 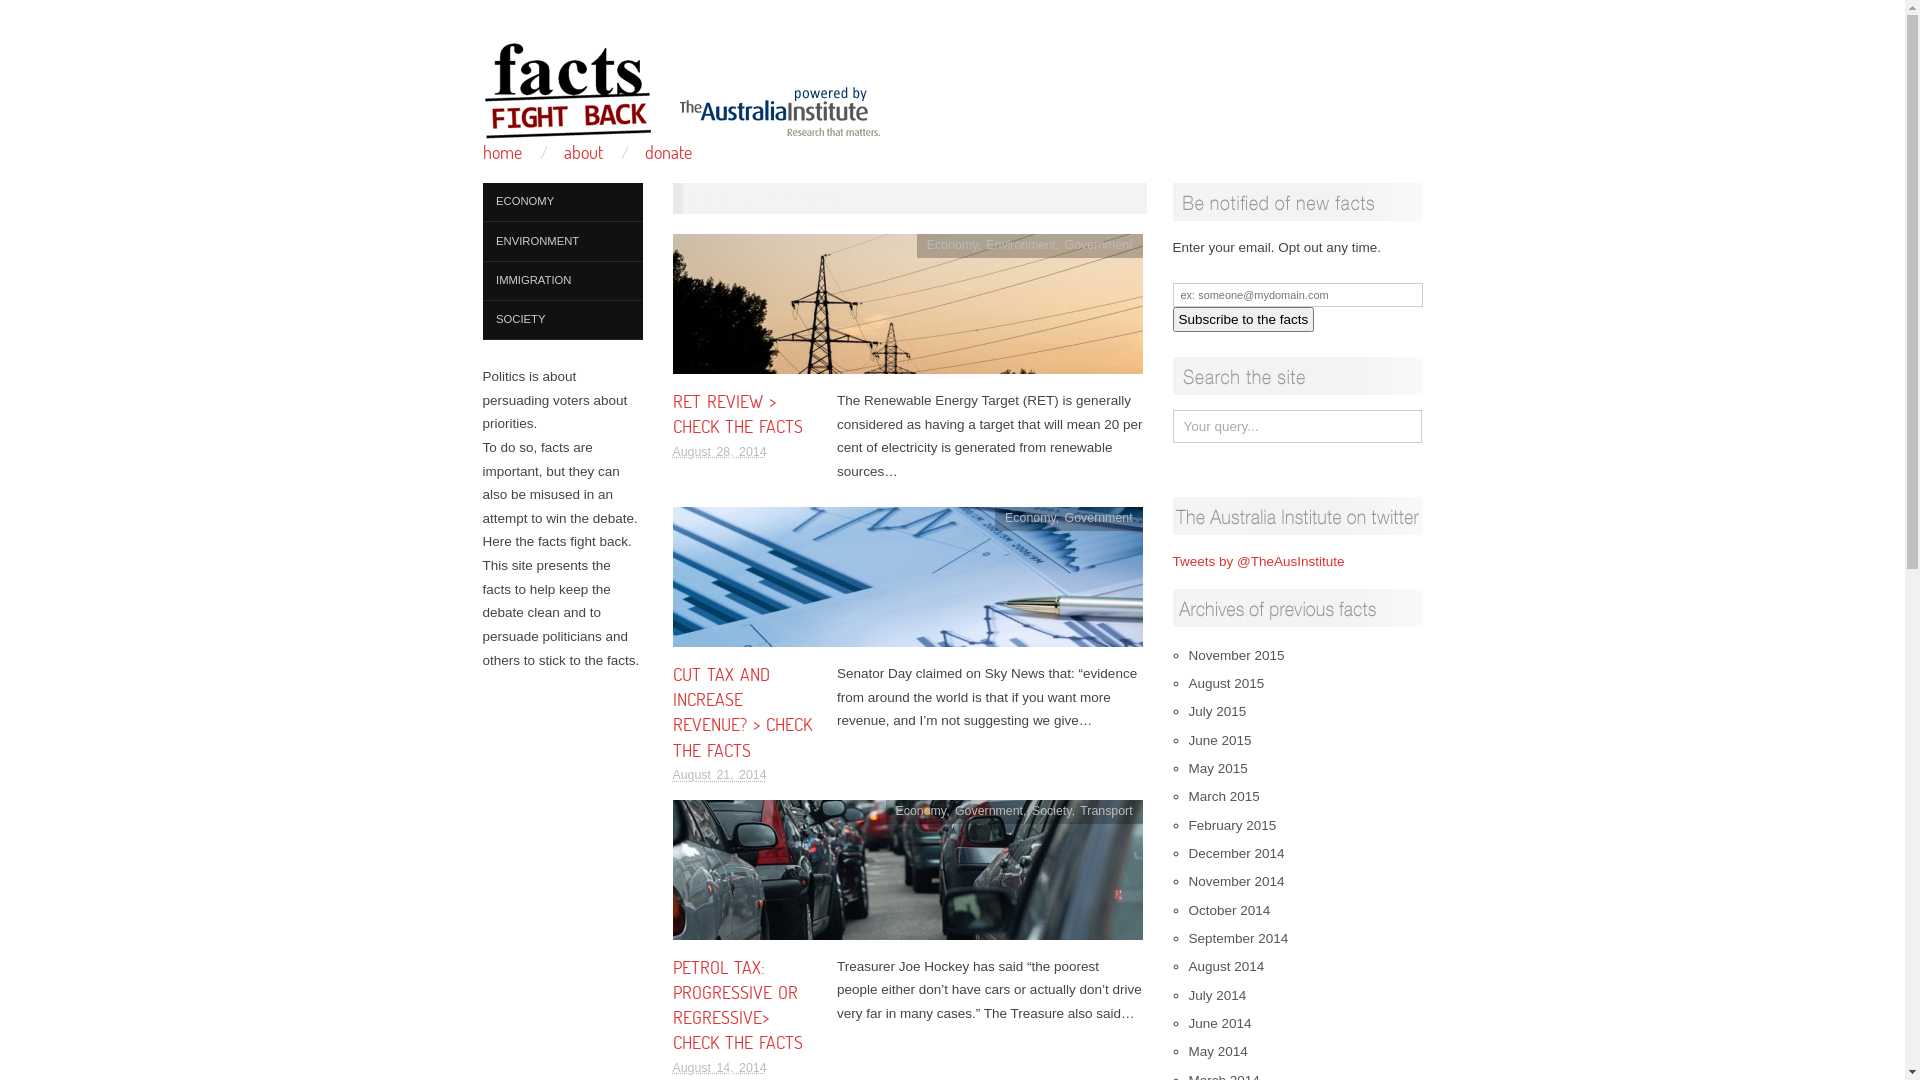 What do you see at coordinates (501, 150) in the screenshot?
I see `'home'` at bounding box center [501, 150].